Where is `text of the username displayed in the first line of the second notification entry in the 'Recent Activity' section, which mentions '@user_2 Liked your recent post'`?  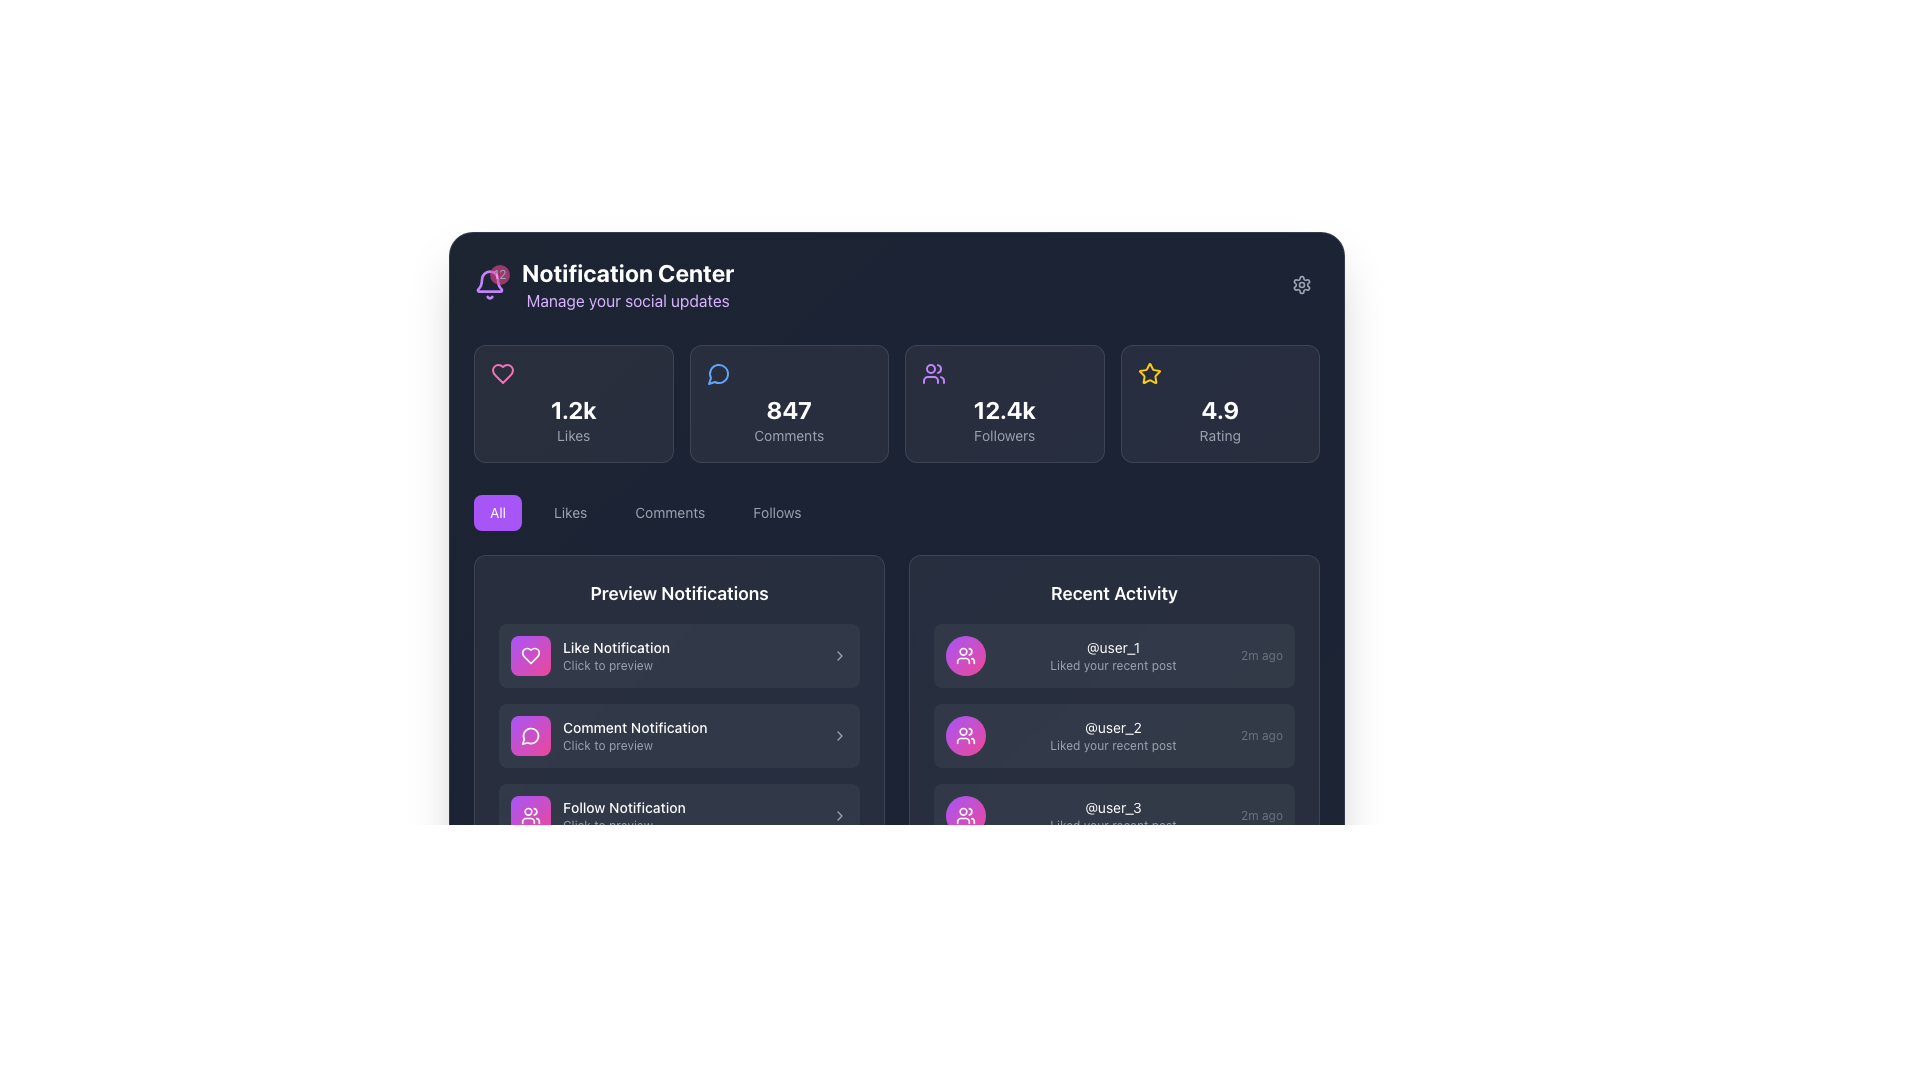 text of the username displayed in the first line of the second notification entry in the 'Recent Activity' section, which mentions '@user_2 Liked your recent post' is located at coordinates (1112, 728).